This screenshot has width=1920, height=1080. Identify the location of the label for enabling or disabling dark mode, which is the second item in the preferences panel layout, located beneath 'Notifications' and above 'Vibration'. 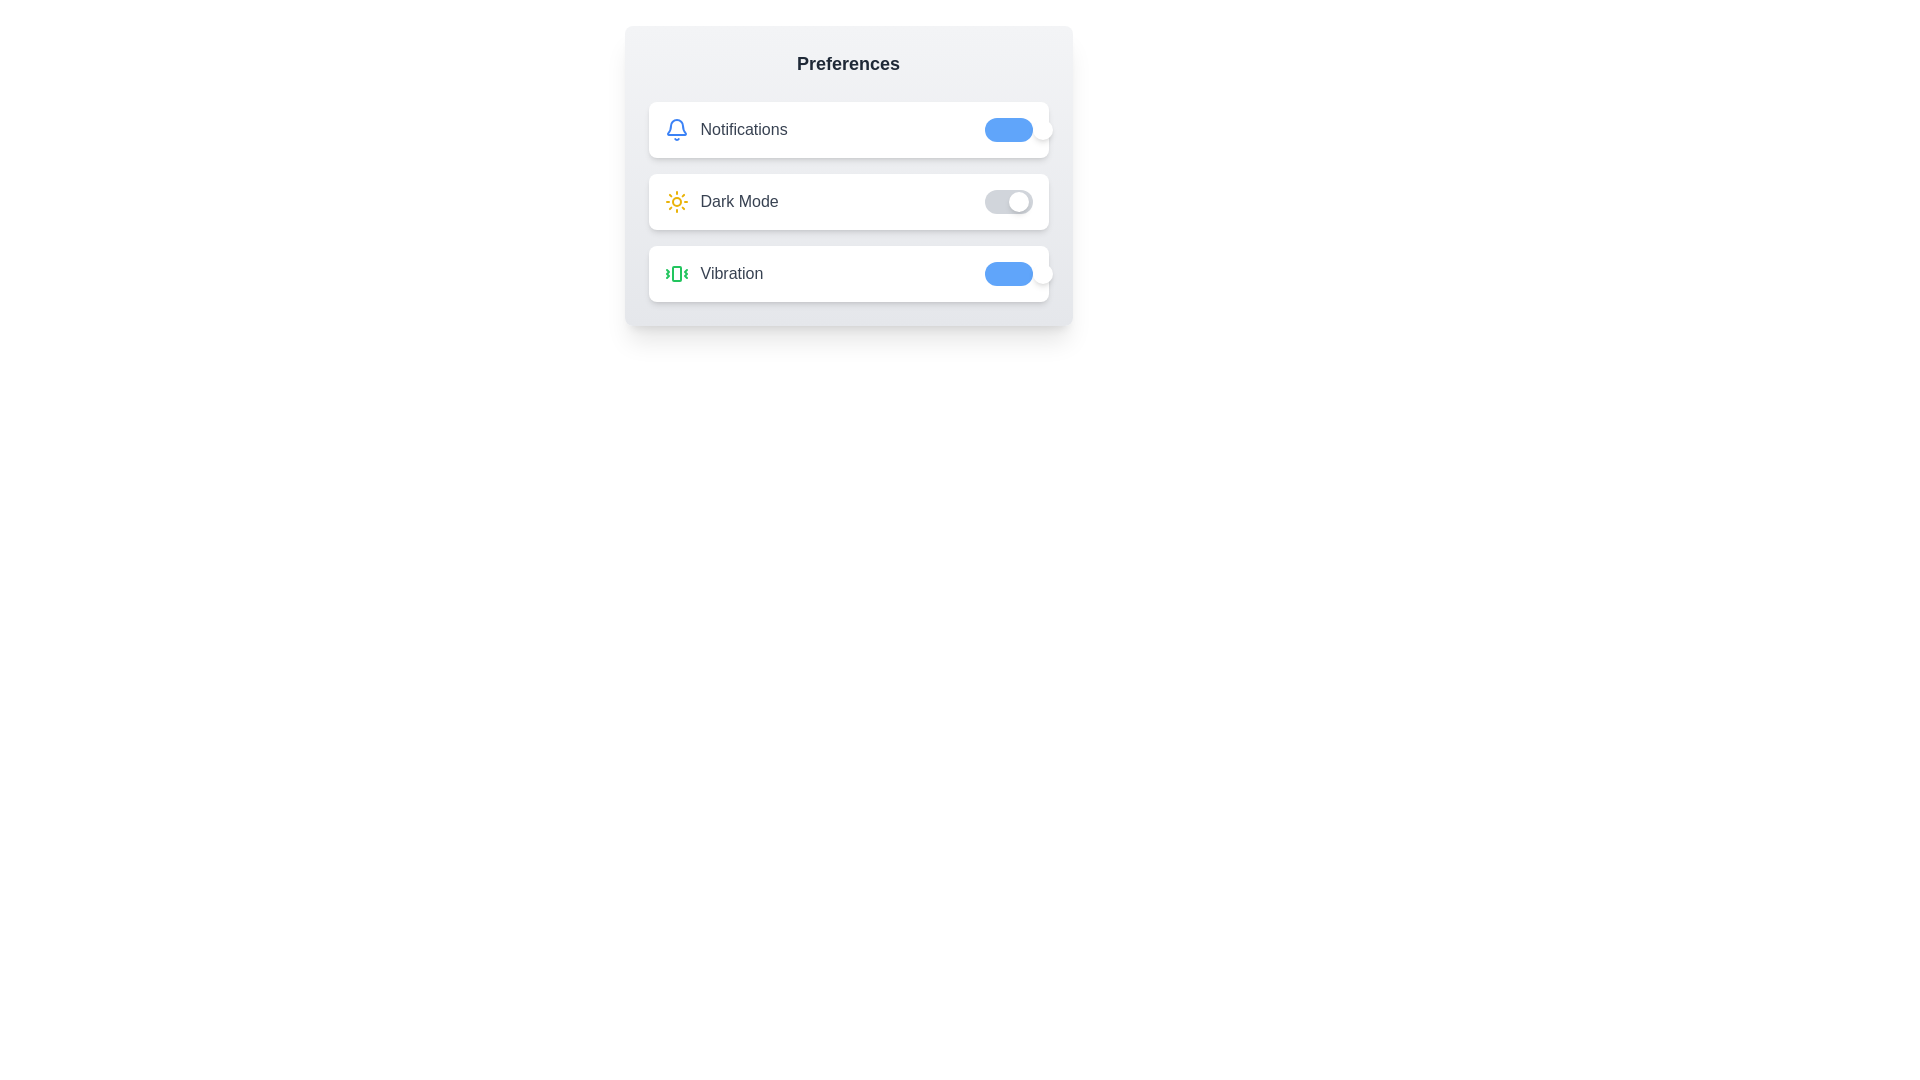
(720, 201).